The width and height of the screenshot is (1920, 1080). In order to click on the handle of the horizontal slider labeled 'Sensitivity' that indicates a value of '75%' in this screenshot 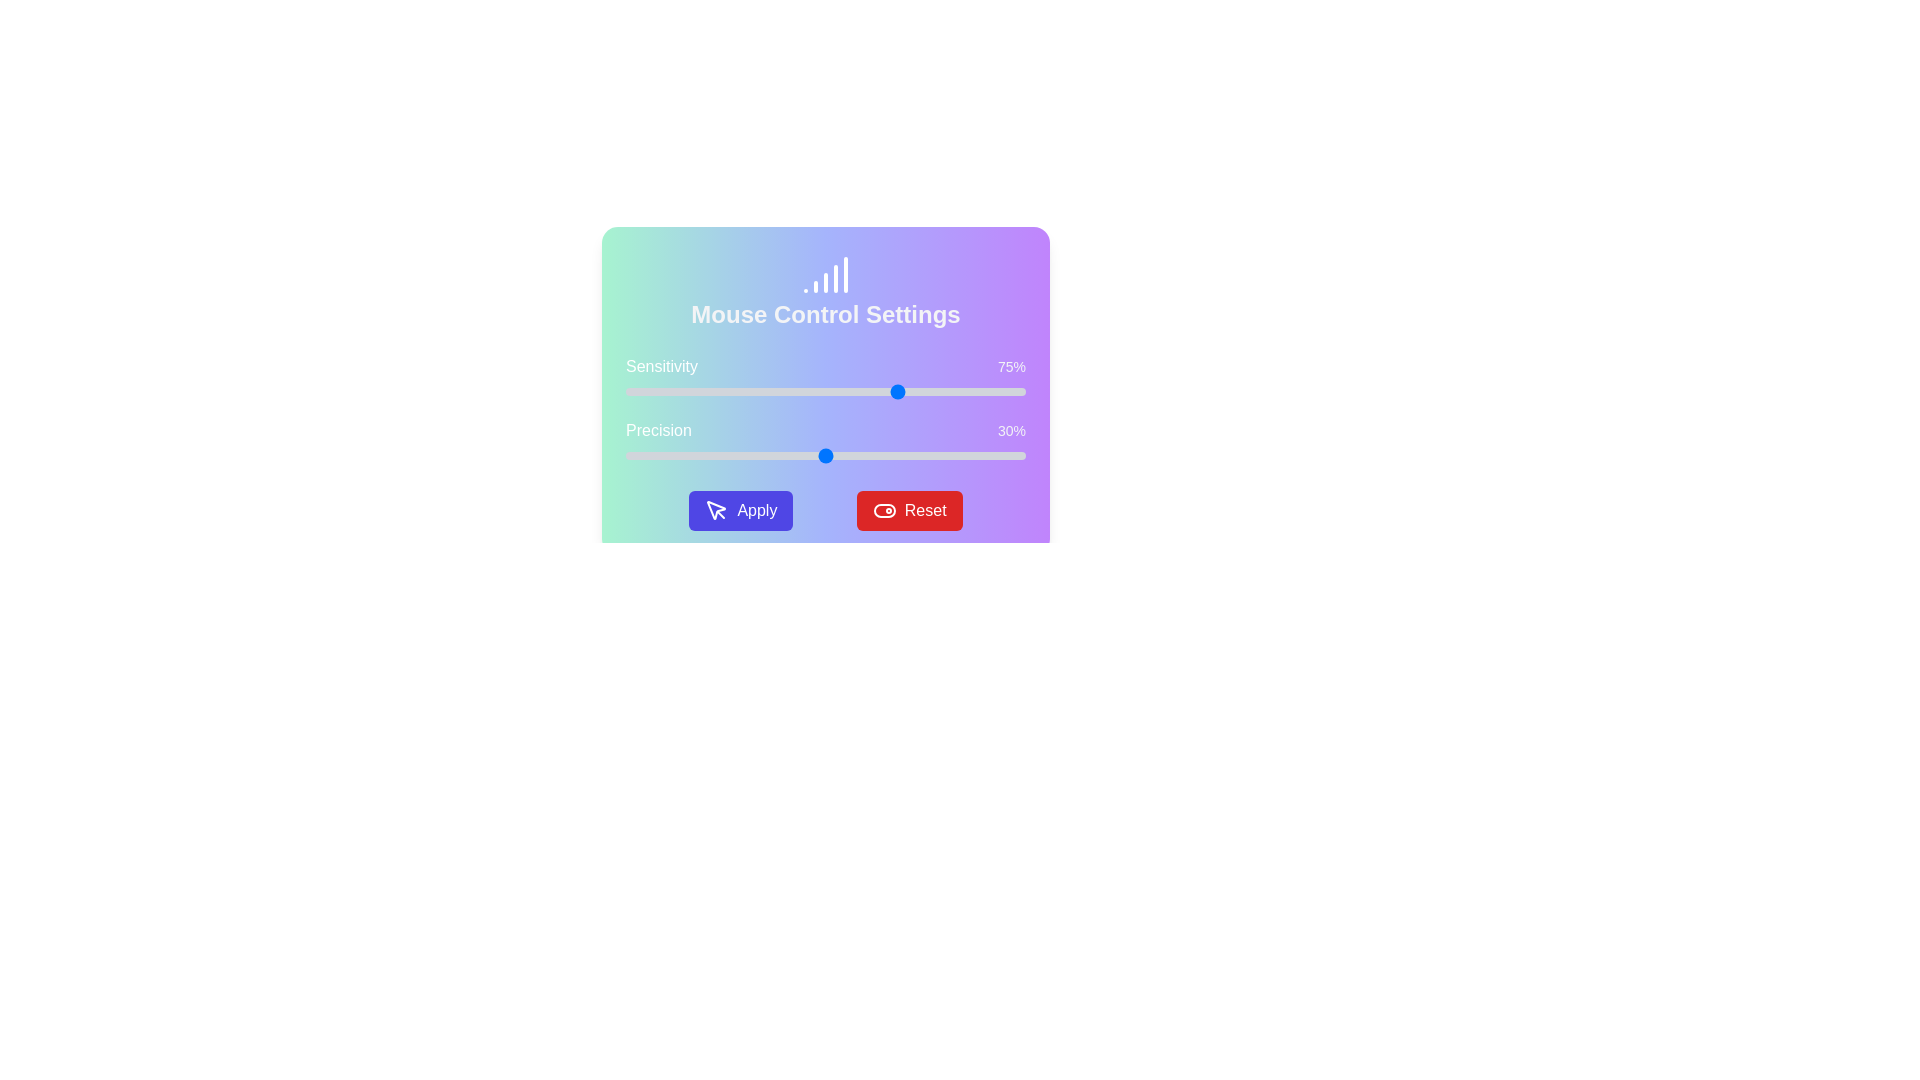, I will do `click(825, 378)`.